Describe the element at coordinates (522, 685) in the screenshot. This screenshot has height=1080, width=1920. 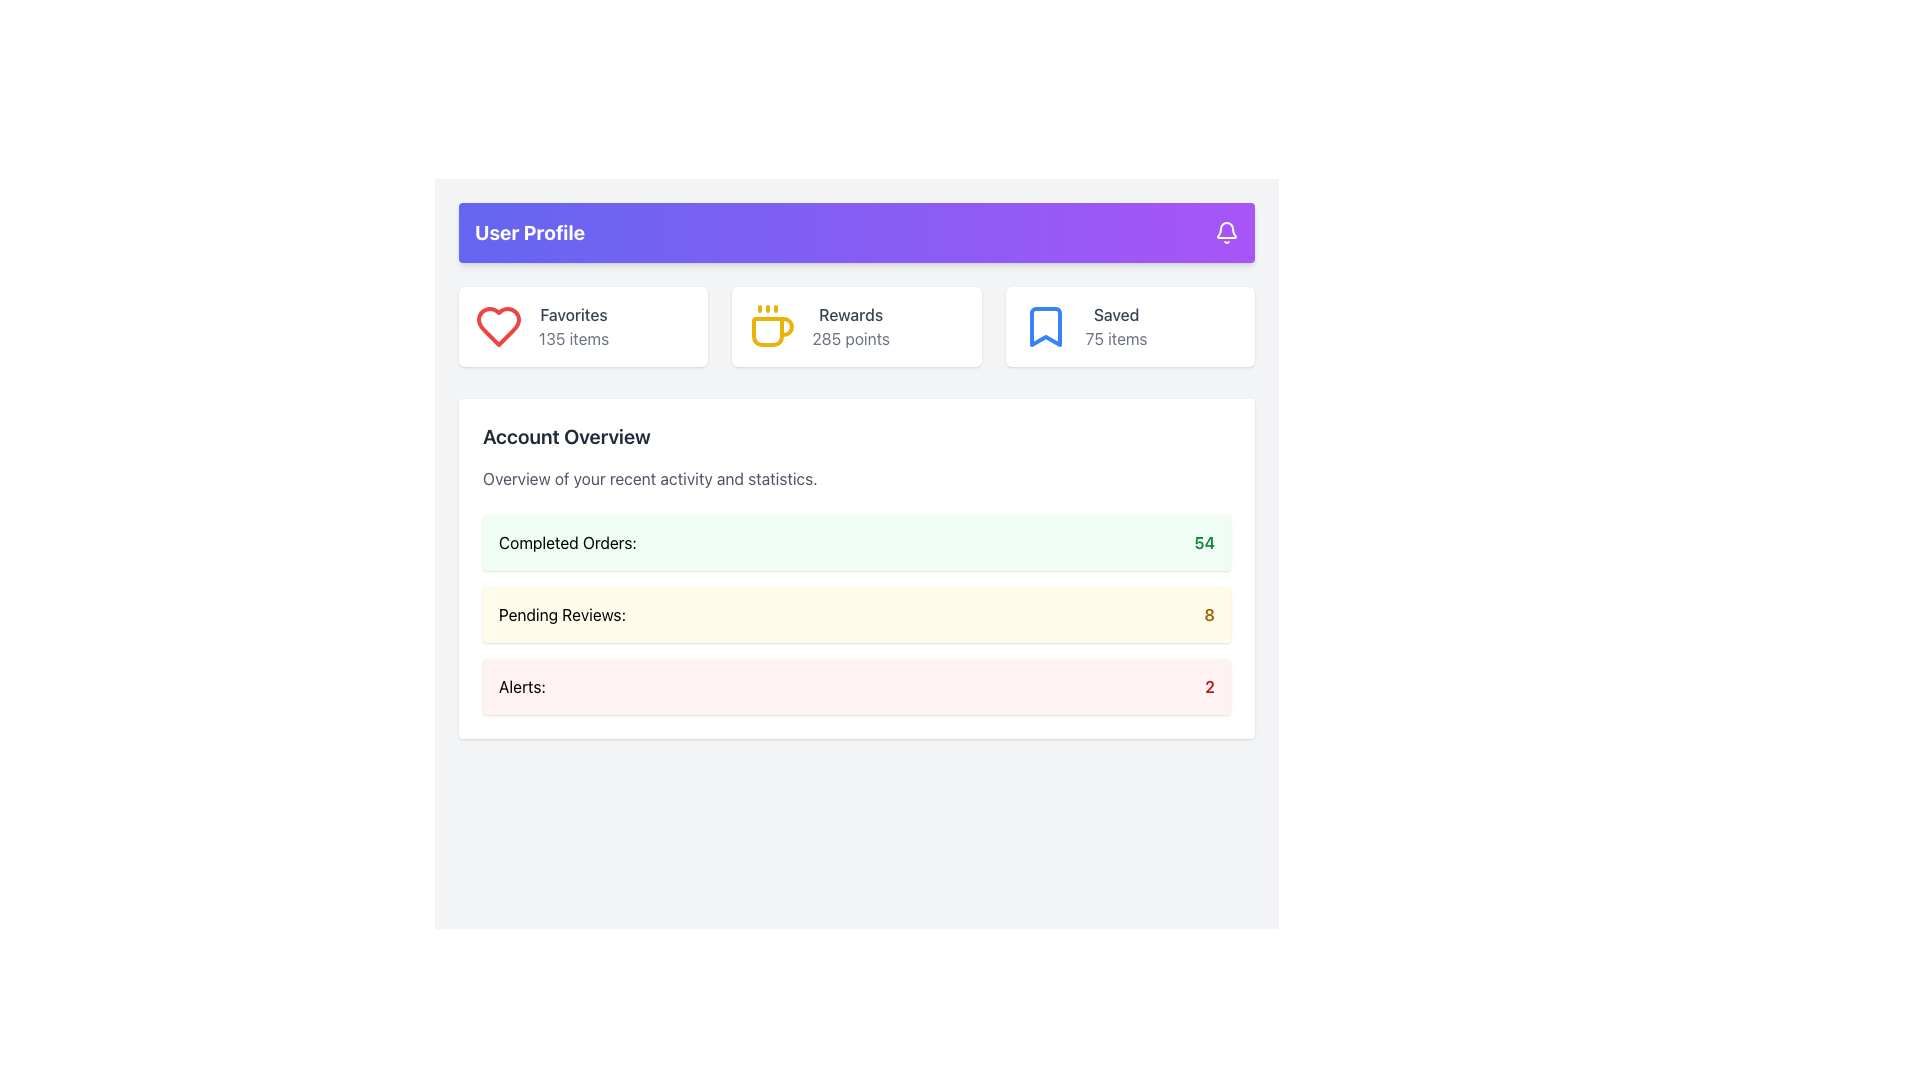
I see `the Text label that serves as a heading for the alert count, located inside a light red rectangular box in the 'Account Overview' section` at that location.